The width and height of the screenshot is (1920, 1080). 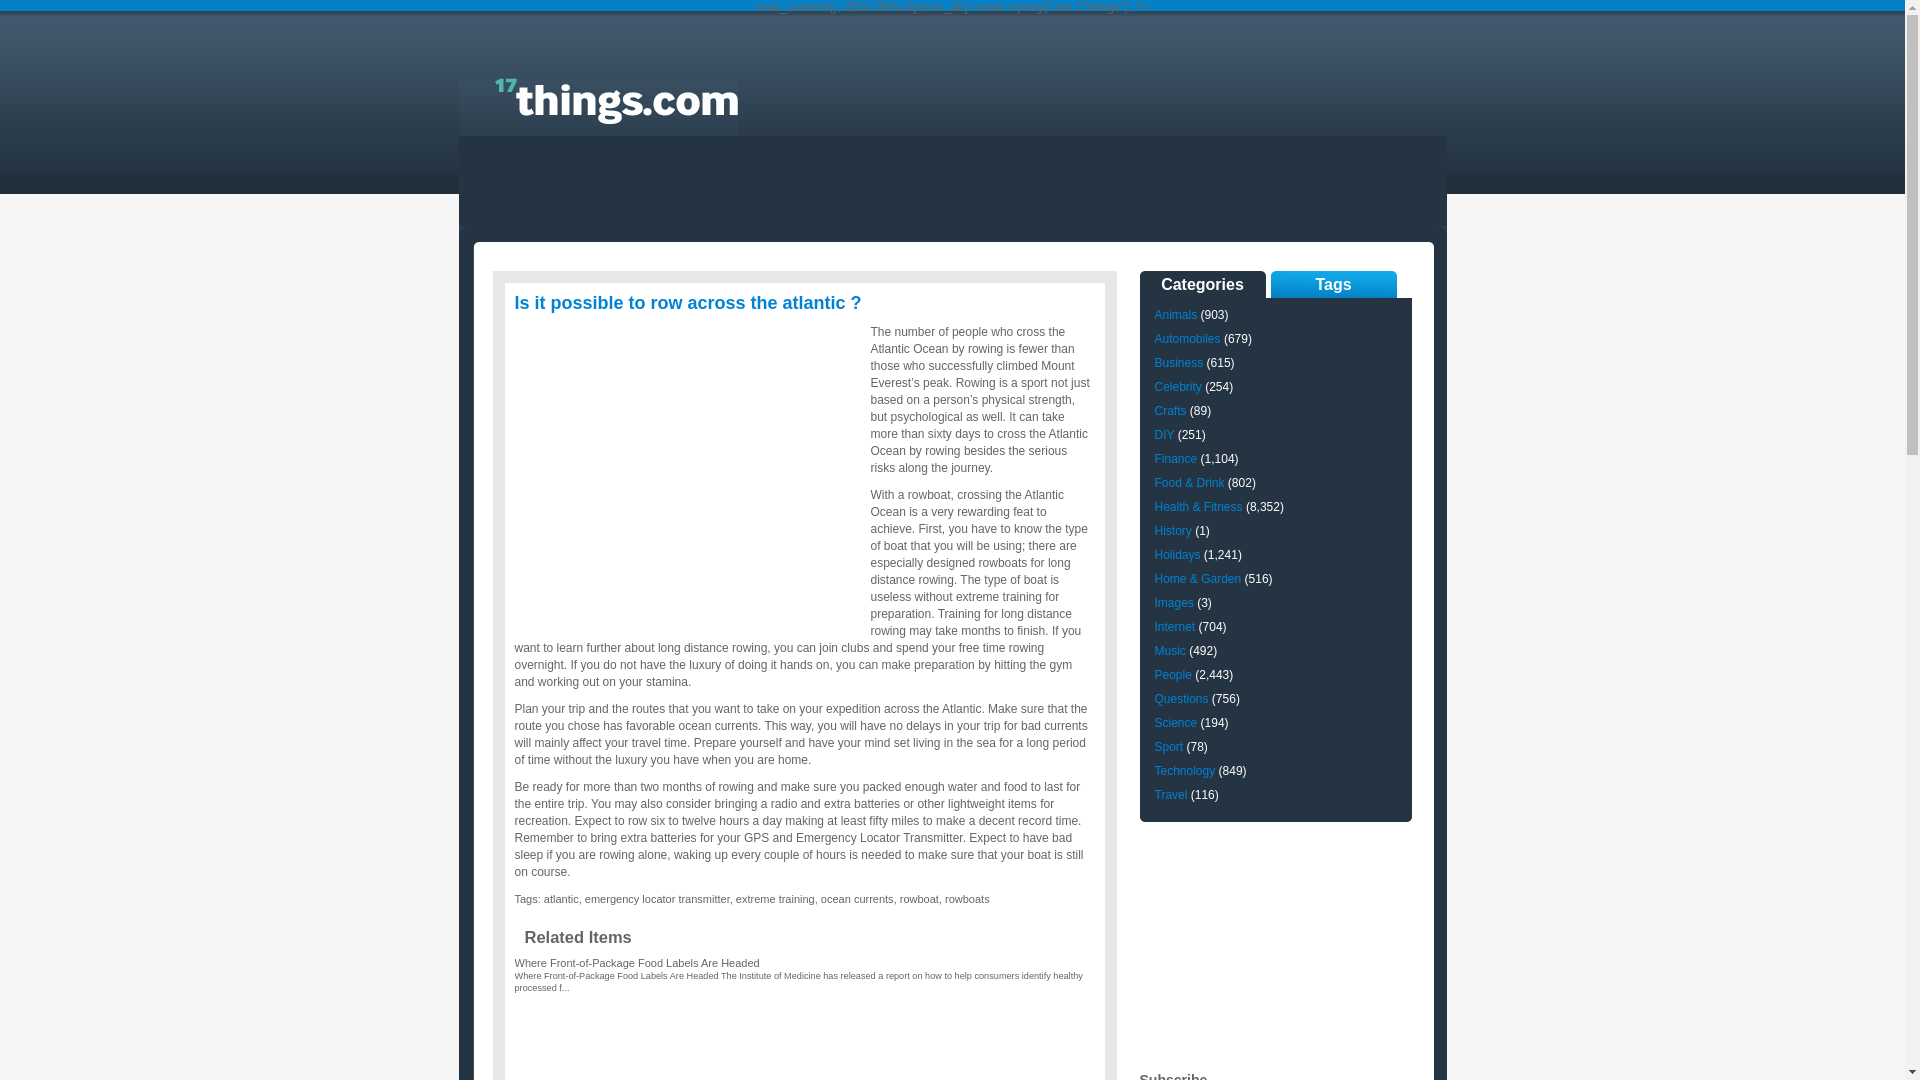 What do you see at coordinates (1180, 697) in the screenshot?
I see `'Questions'` at bounding box center [1180, 697].